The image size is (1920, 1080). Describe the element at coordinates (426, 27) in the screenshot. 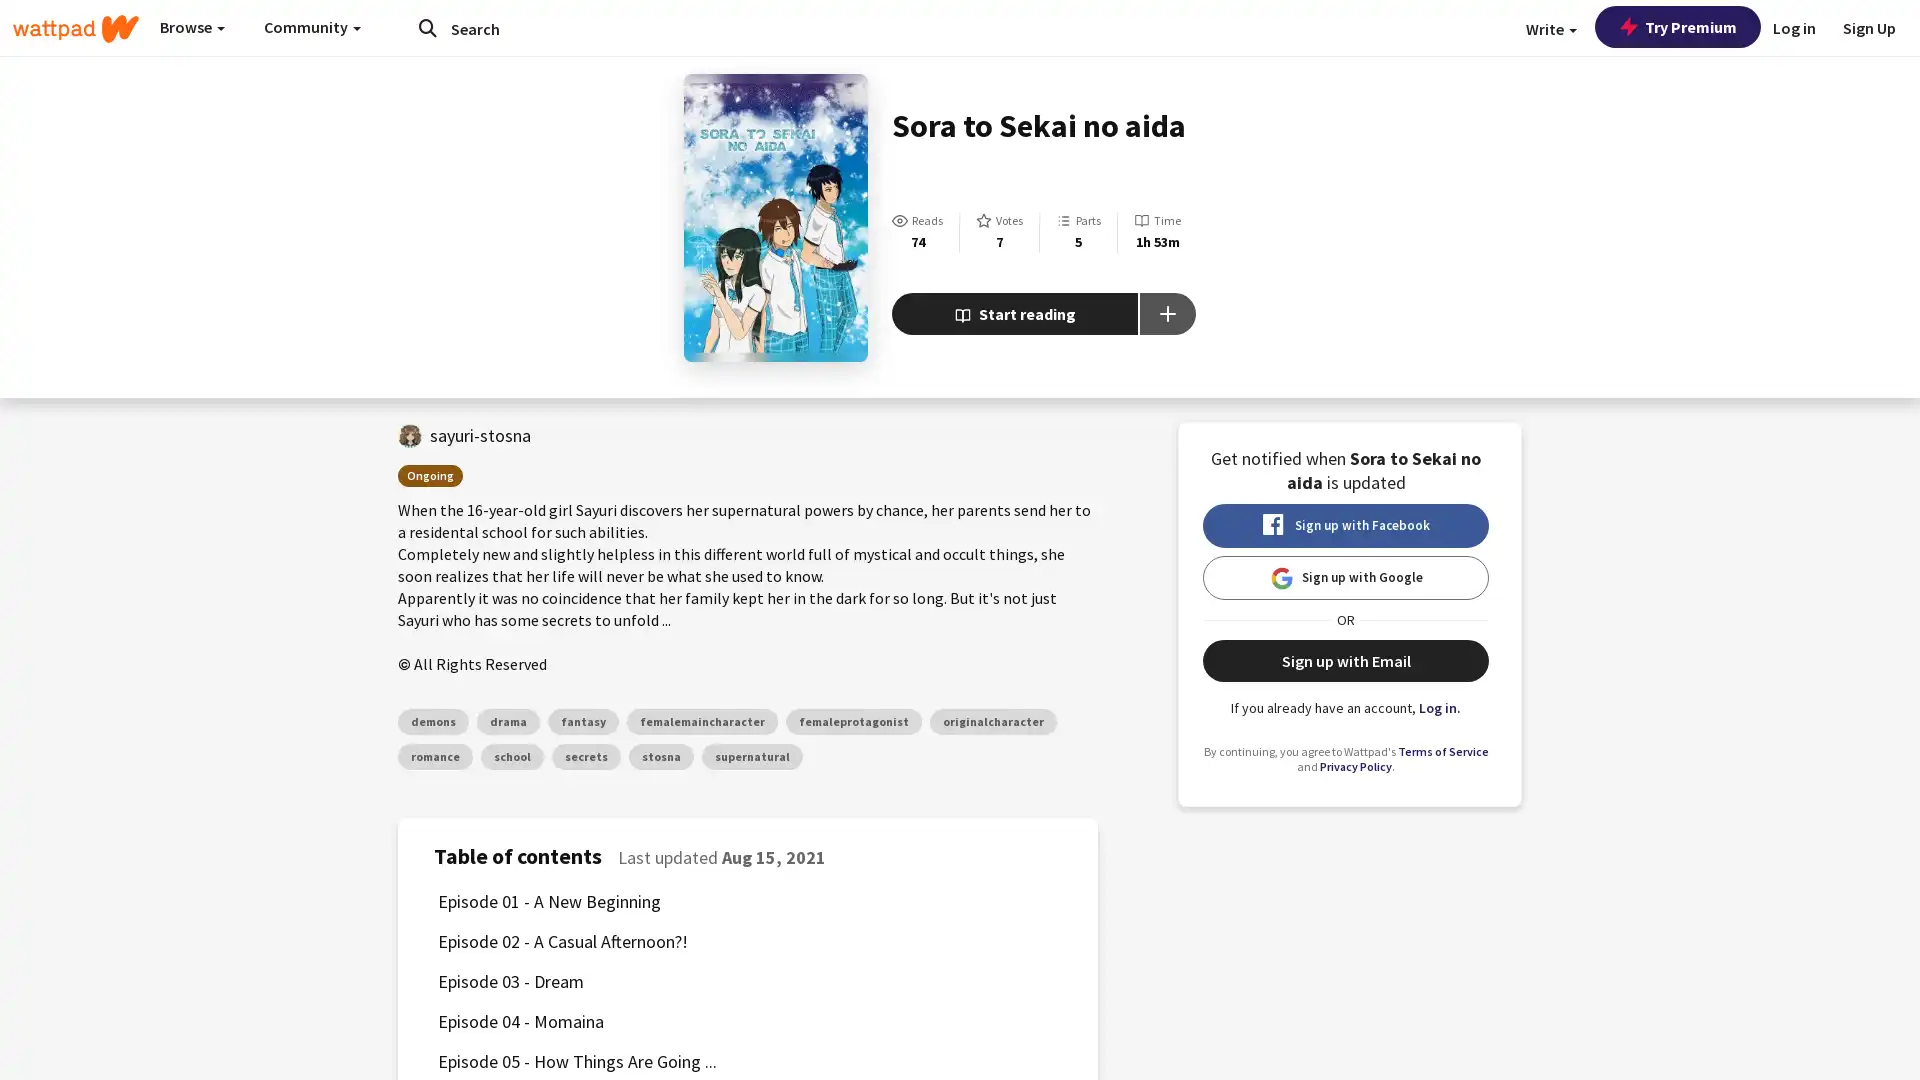

I see `Submit search` at that location.